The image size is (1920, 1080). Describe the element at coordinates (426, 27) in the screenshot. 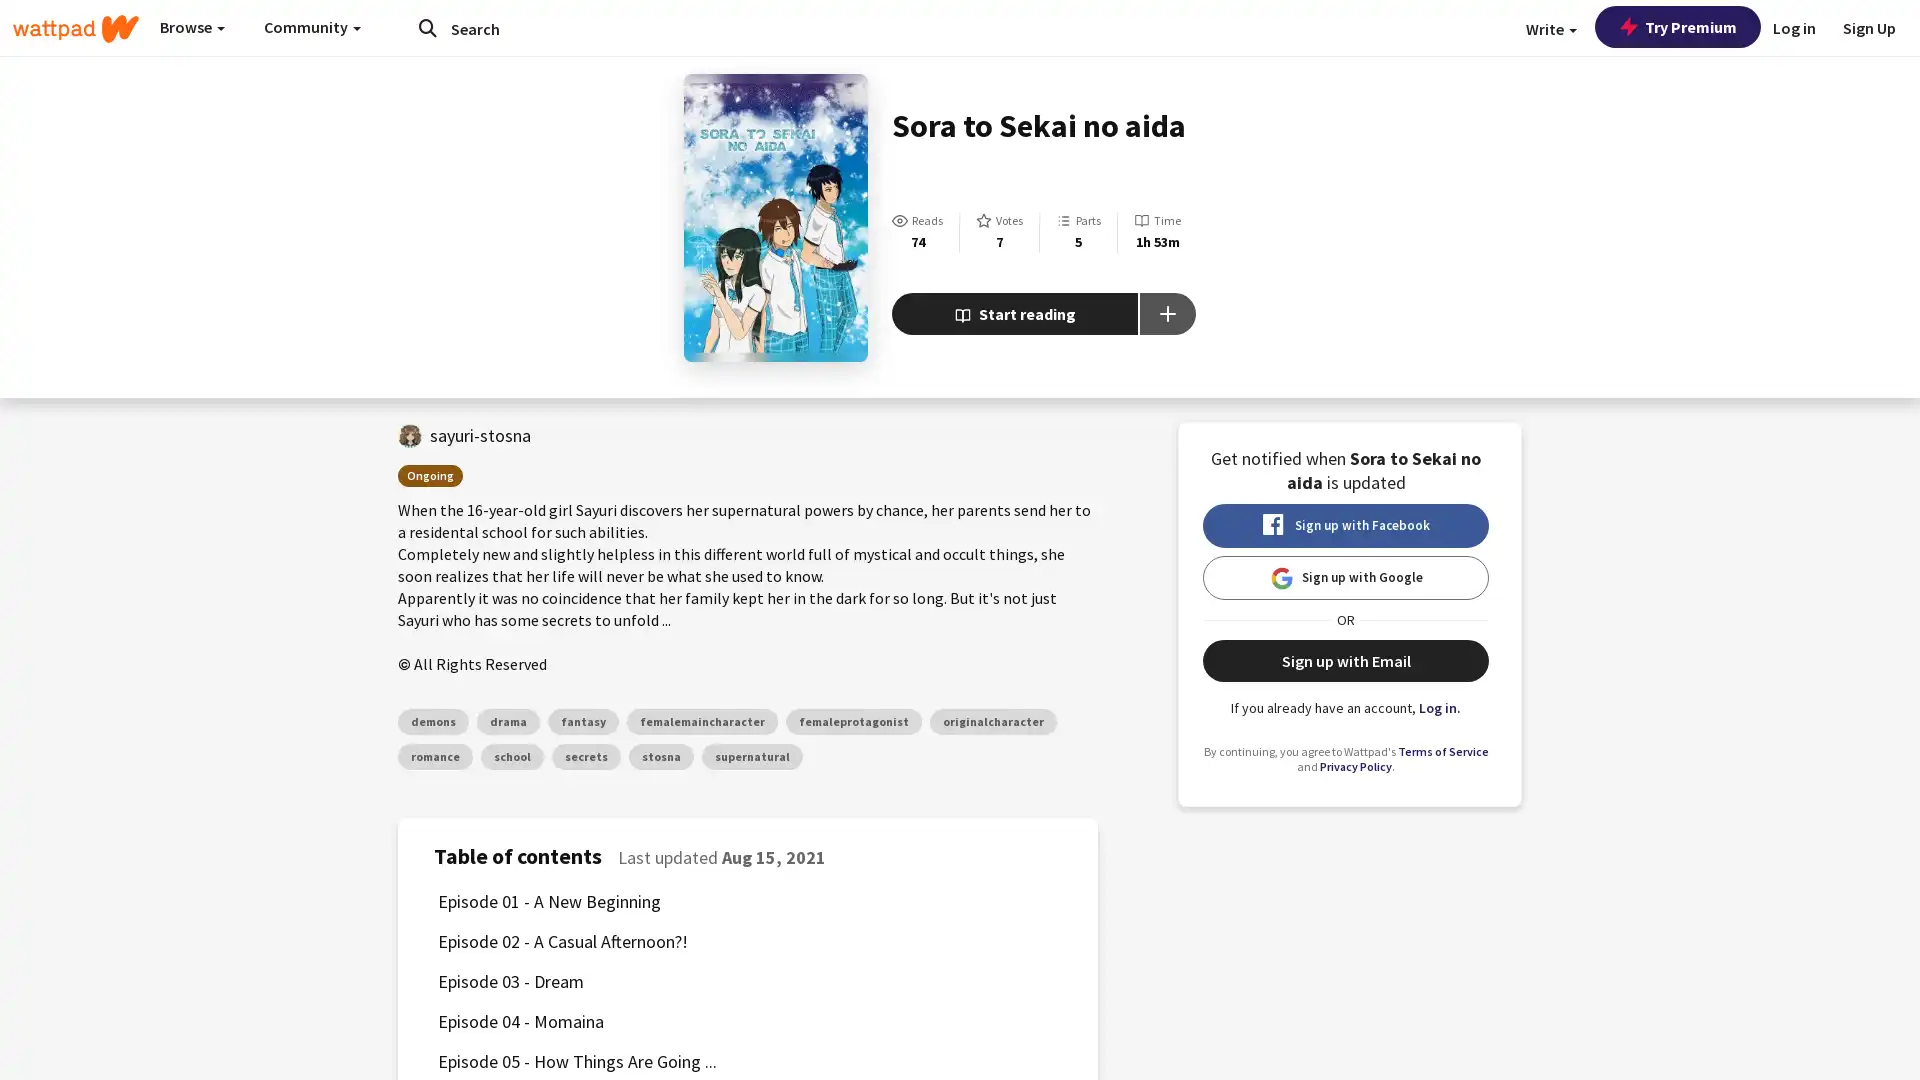

I see `Submit search` at that location.